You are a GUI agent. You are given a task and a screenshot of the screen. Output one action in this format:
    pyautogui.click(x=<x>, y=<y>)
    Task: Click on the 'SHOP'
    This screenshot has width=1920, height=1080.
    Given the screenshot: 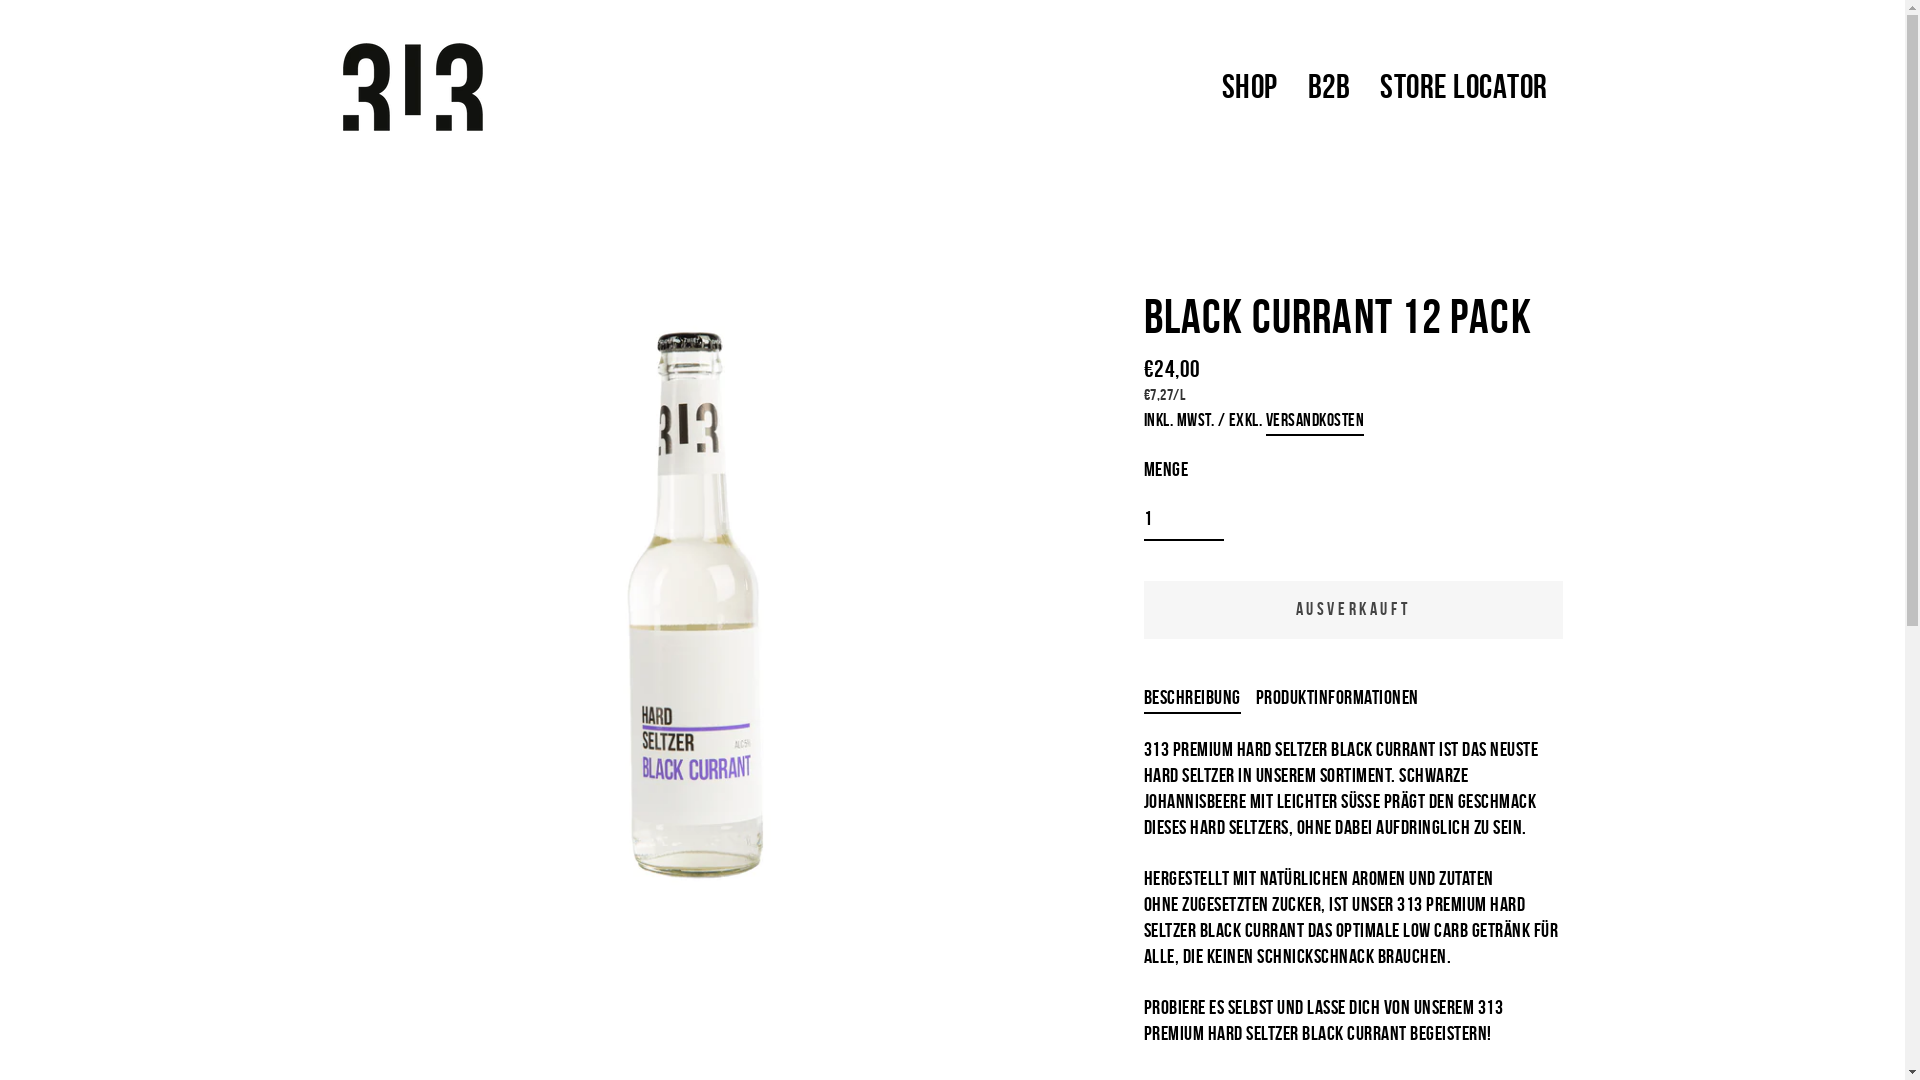 What is the action you would take?
    pyautogui.click(x=1204, y=86)
    